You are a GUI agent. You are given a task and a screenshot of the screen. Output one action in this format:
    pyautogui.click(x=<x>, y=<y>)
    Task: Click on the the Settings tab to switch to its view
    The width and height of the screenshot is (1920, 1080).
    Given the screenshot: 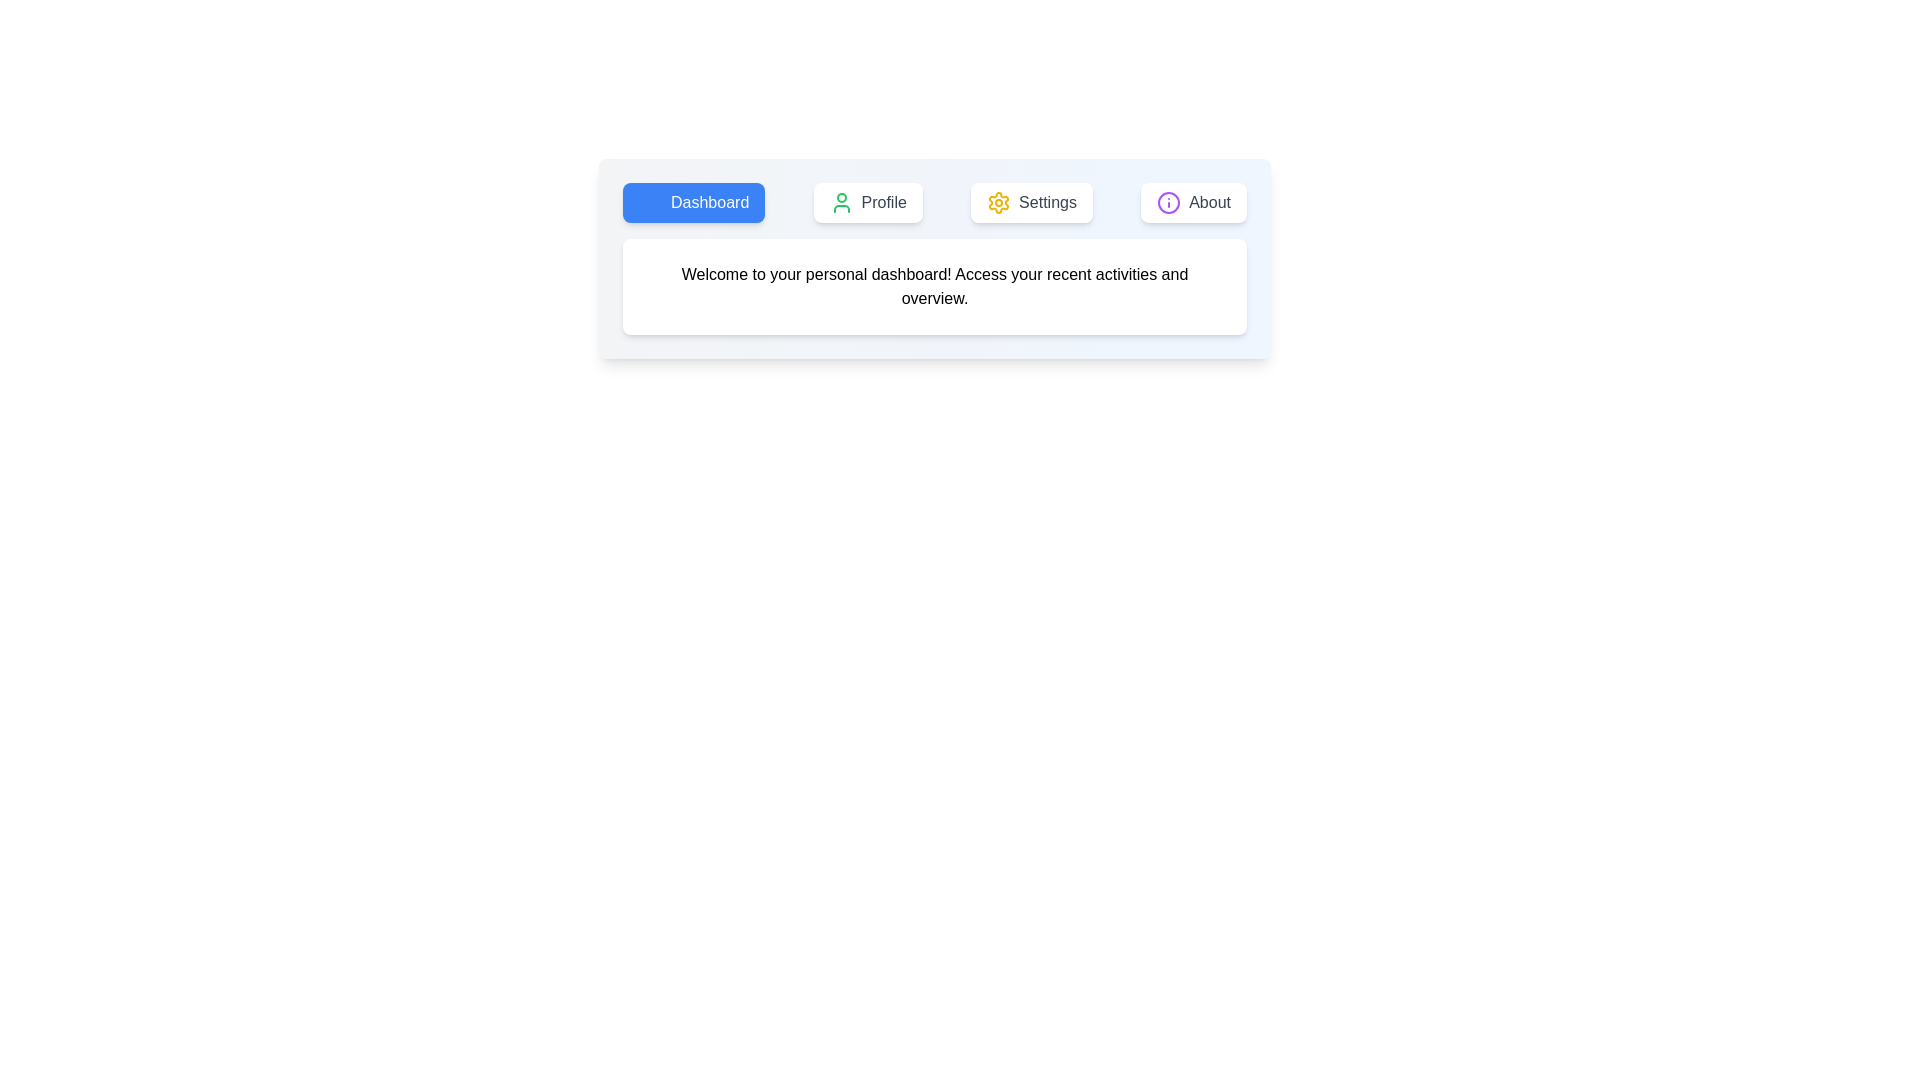 What is the action you would take?
    pyautogui.click(x=1032, y=203)
    